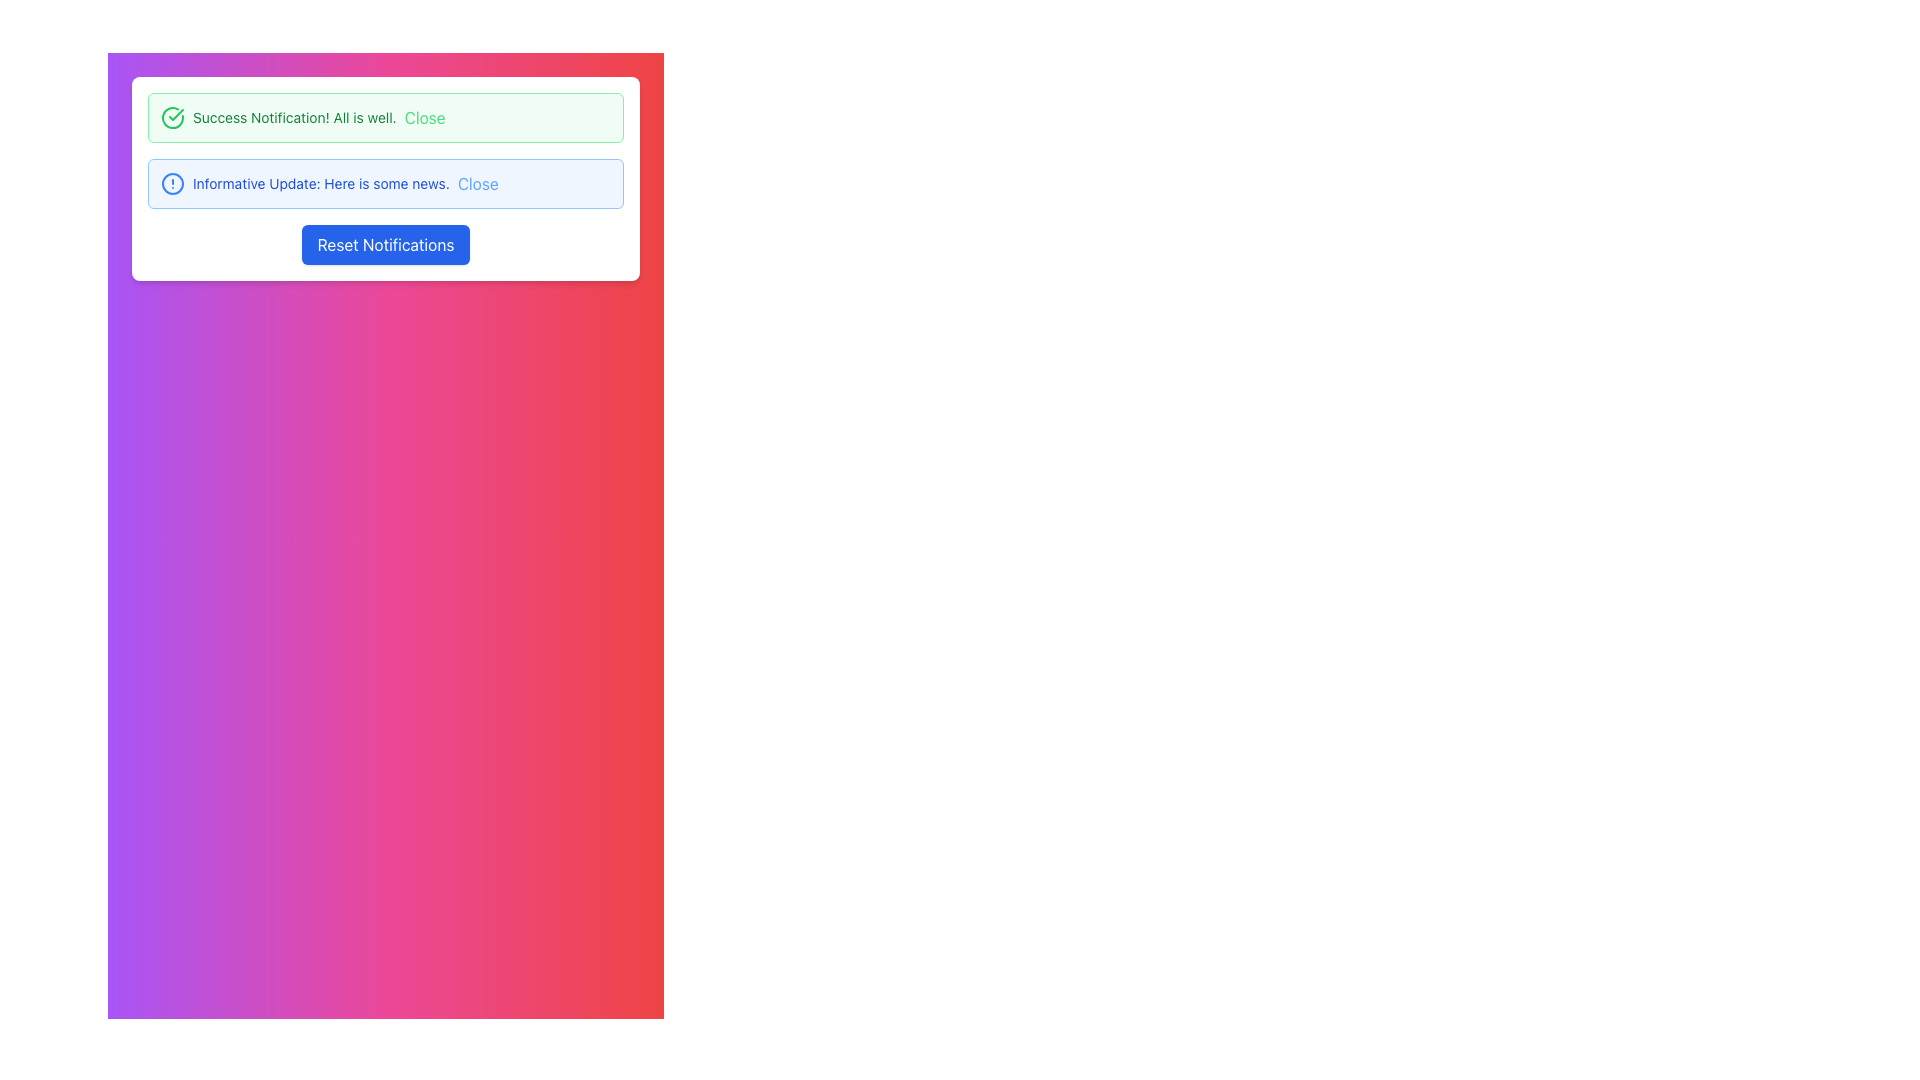 This screenshot has height=1080, width=1920. I want to click on the circular graphical component with a blue stroke and transparent fill, located to the left of the text 'Informative Update: Here is some news.', so click(172, 184).